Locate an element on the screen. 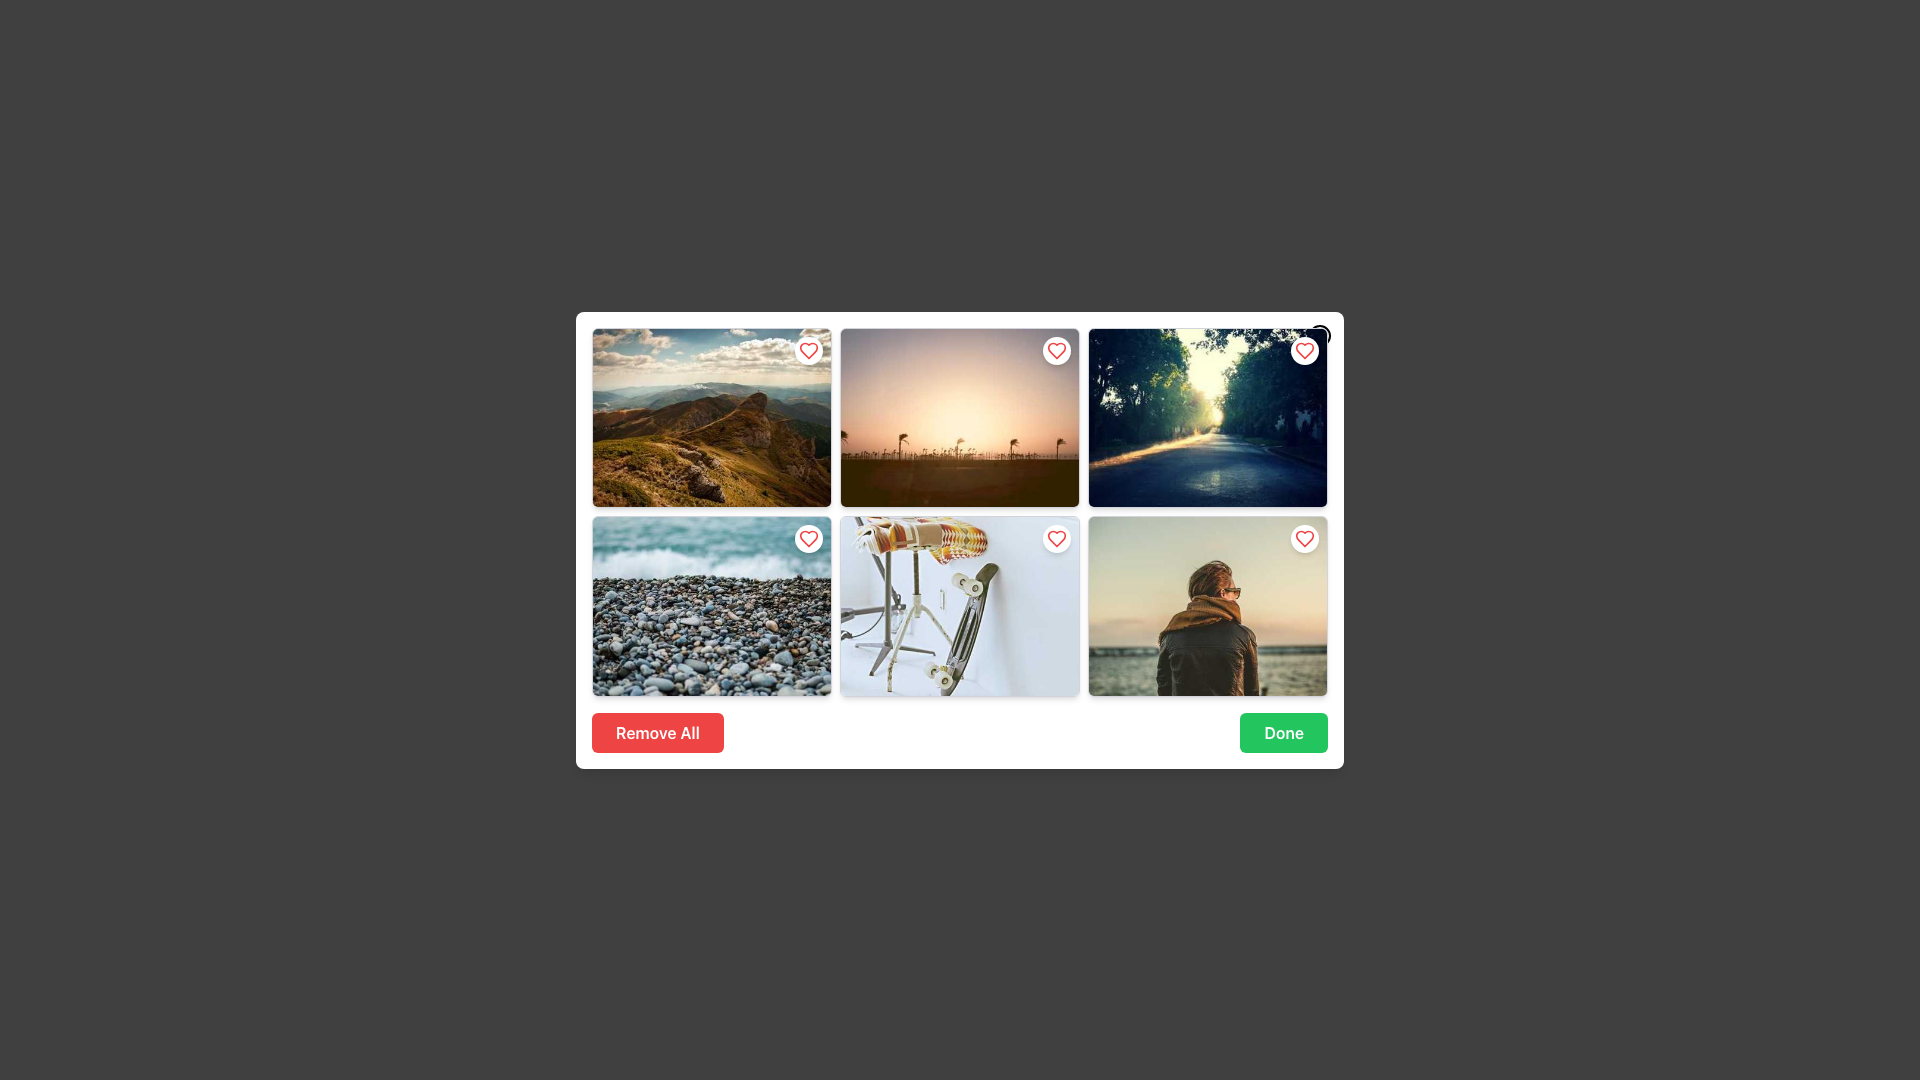  the sunset image with silhouettes of trees and a fence, which is the top image in the central column of a three-column grid is located at coordinates (960, 415).